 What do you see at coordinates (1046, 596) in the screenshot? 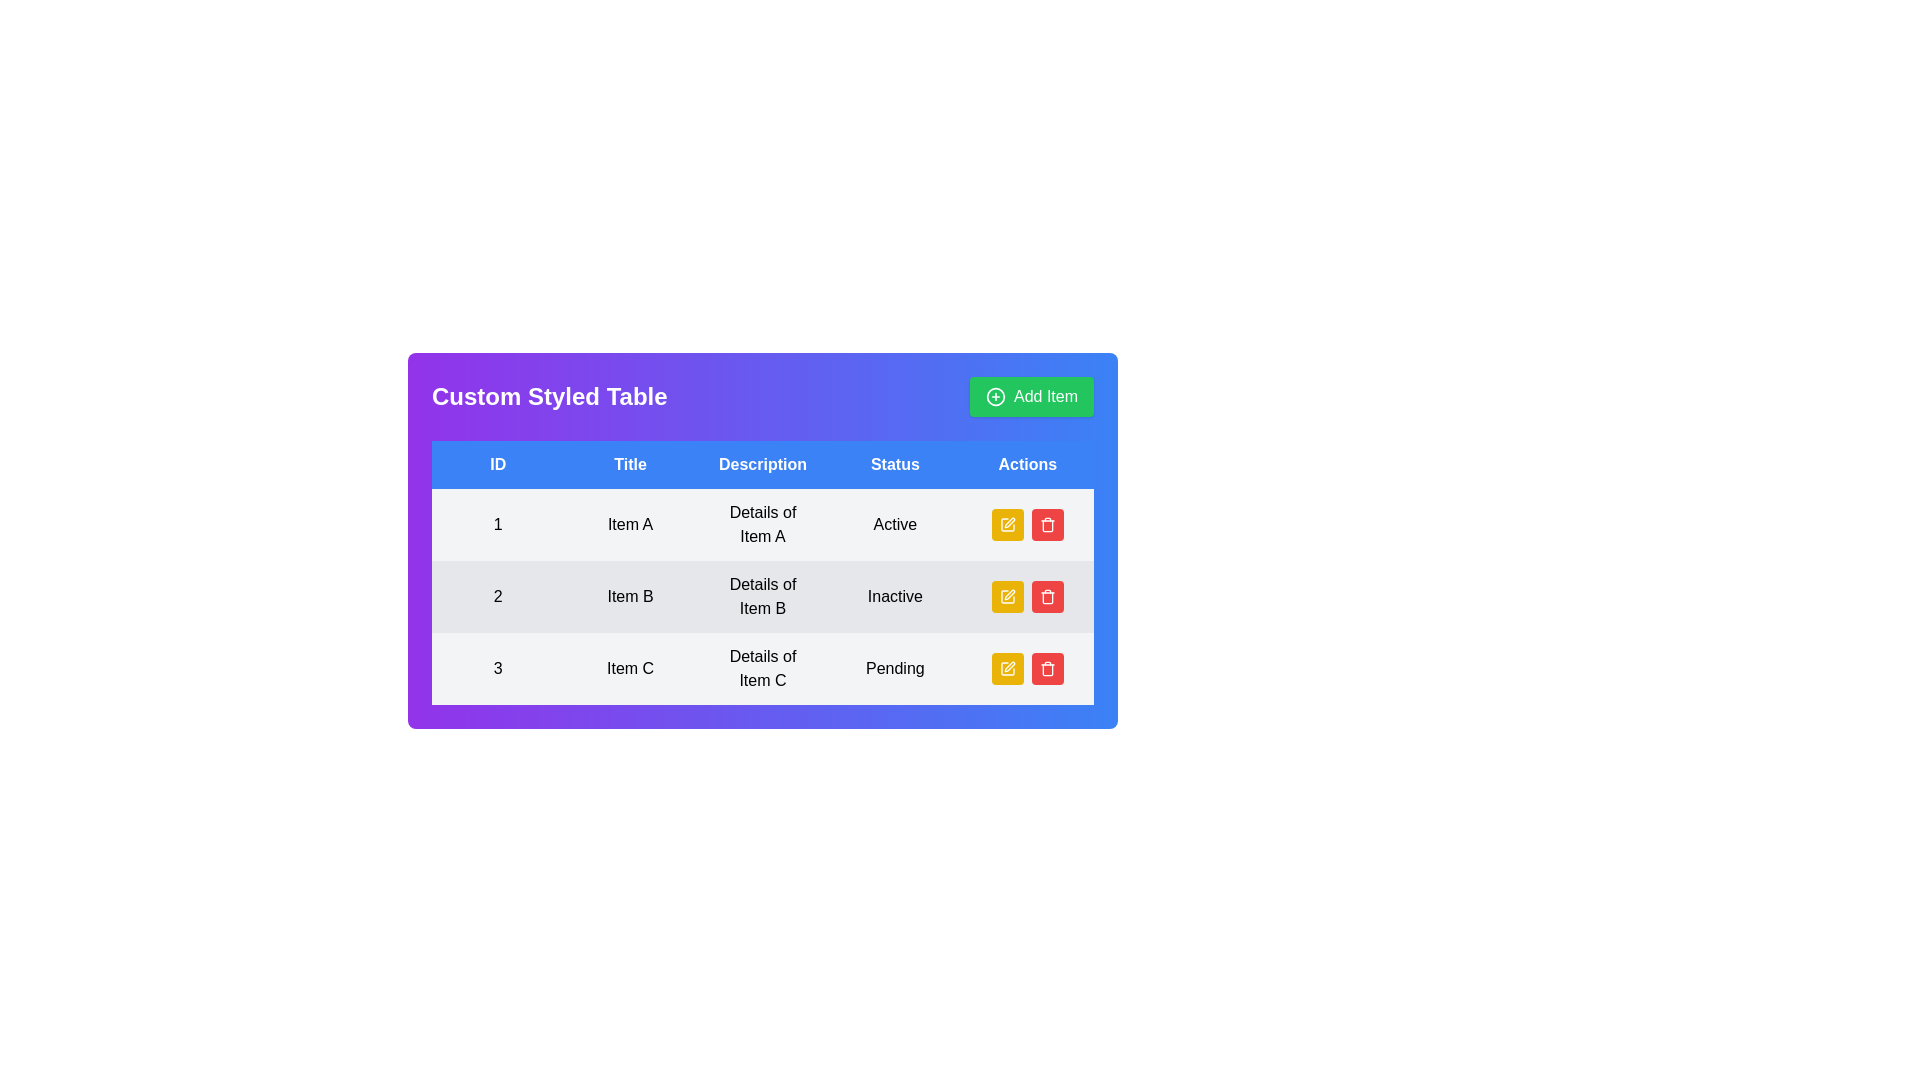
I see `the delete button located at the right end of the row in the 'Actions' column` at bounding box center [1046, 596].